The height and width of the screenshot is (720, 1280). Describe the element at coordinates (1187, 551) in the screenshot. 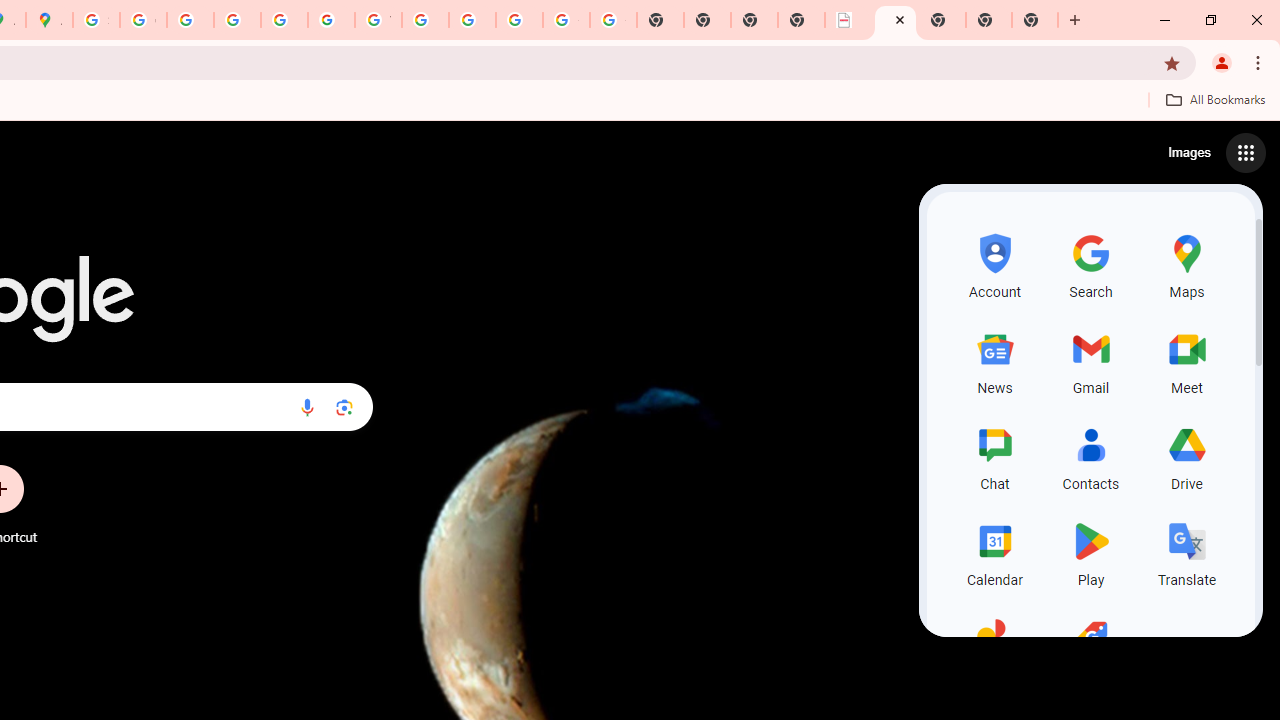

I see `'Translate, row 4 of 5 and column 3 of 3 in the first section'` at that location.